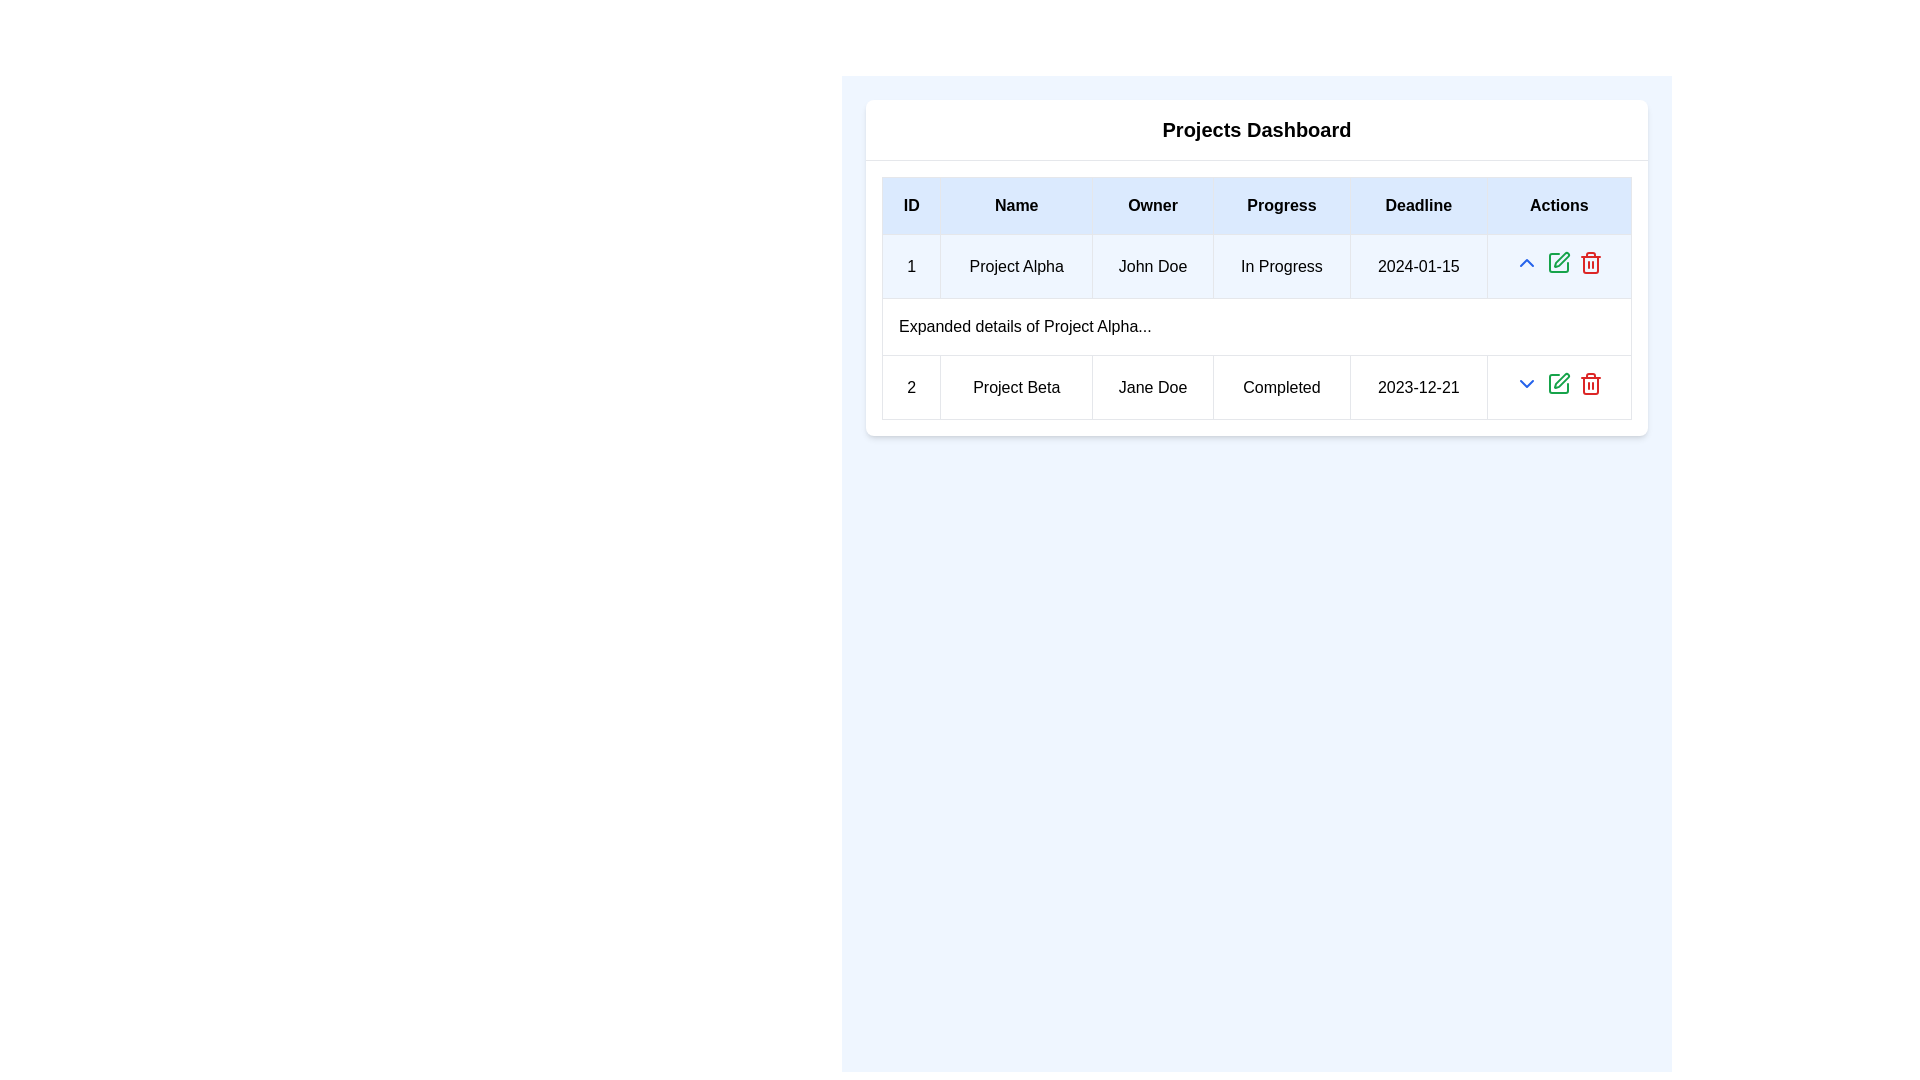 Image resolution: width=1920 pixels, height=1080 pixels. What do you see at coordinates (910, 387) in the screenshot?
I see `the Static Text Label that serves as an identifier for the project entry in the second row of the table, located in the 'ID' column` at bounding box center [910, 387].